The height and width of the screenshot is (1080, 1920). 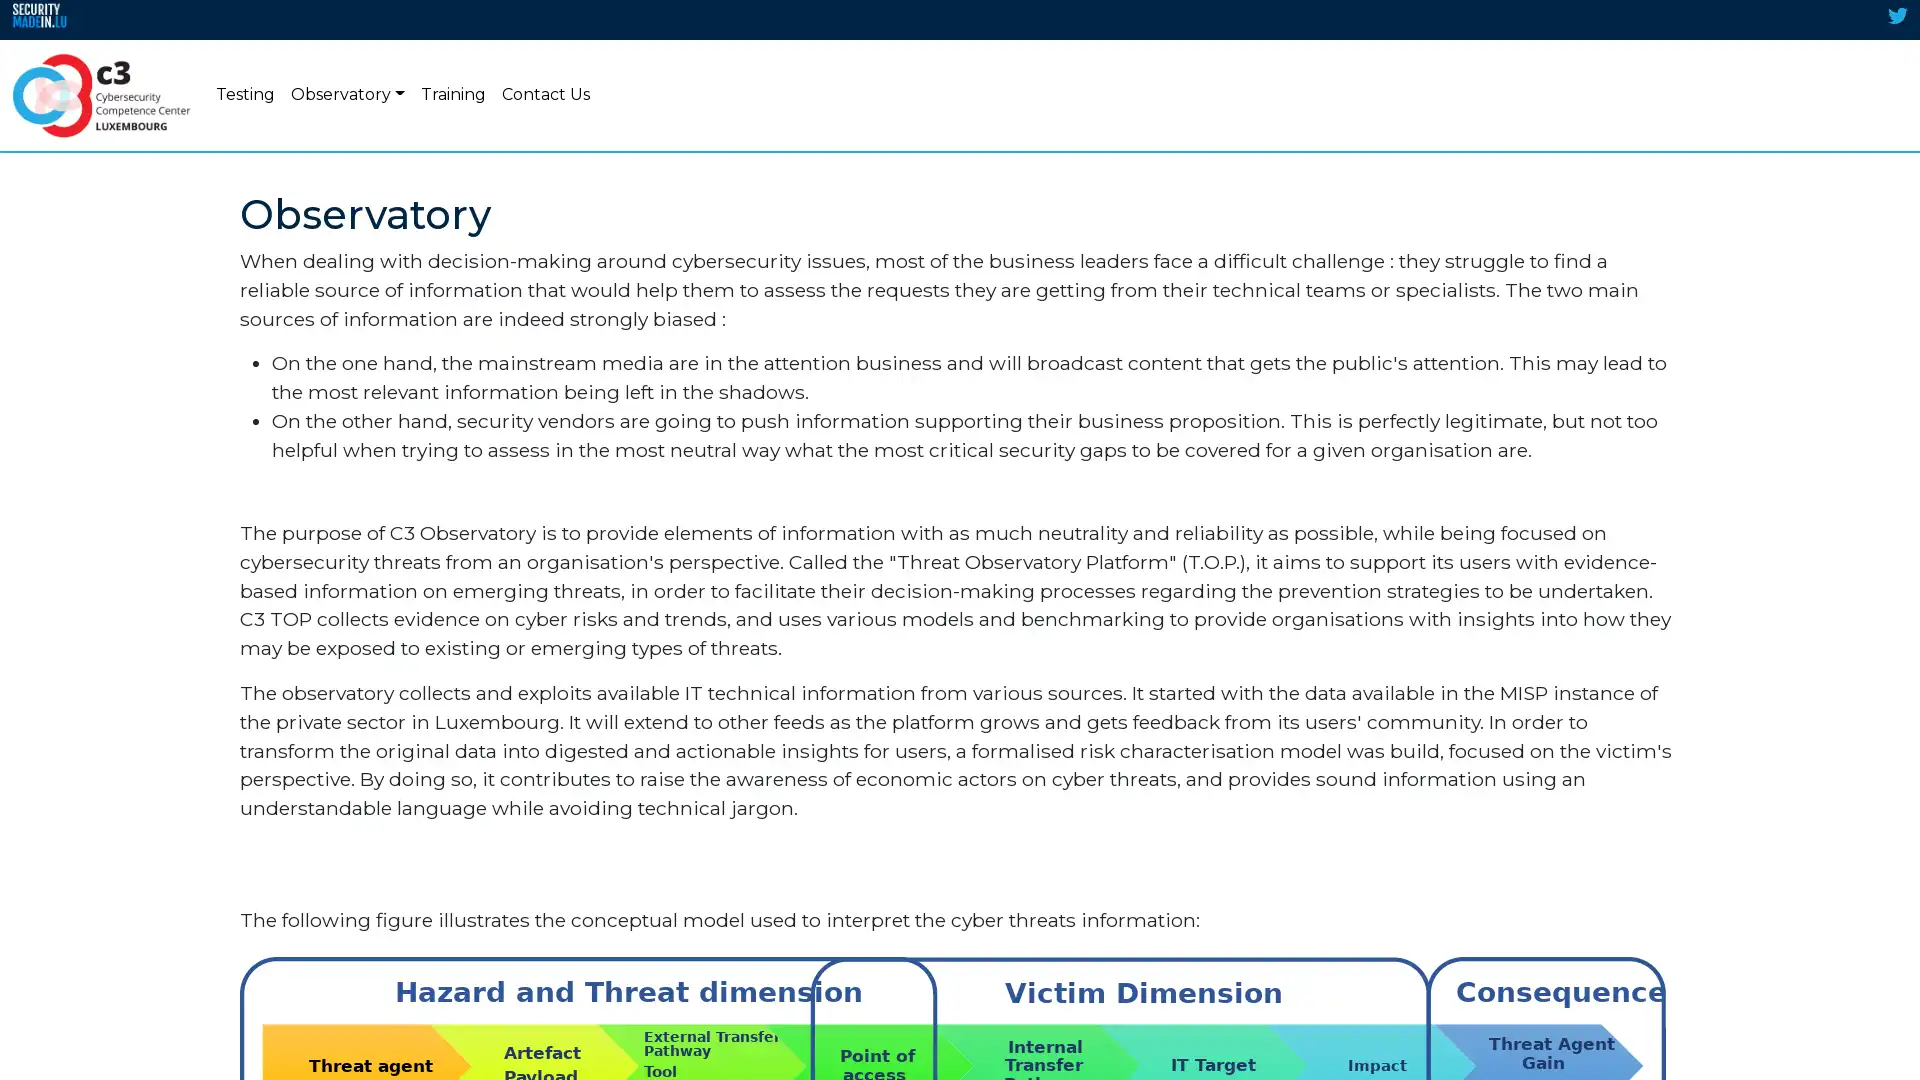 What do you see at coordinates (347, 95) in the screenshot?
I see `Observatory` at bounding box center [347, 95].